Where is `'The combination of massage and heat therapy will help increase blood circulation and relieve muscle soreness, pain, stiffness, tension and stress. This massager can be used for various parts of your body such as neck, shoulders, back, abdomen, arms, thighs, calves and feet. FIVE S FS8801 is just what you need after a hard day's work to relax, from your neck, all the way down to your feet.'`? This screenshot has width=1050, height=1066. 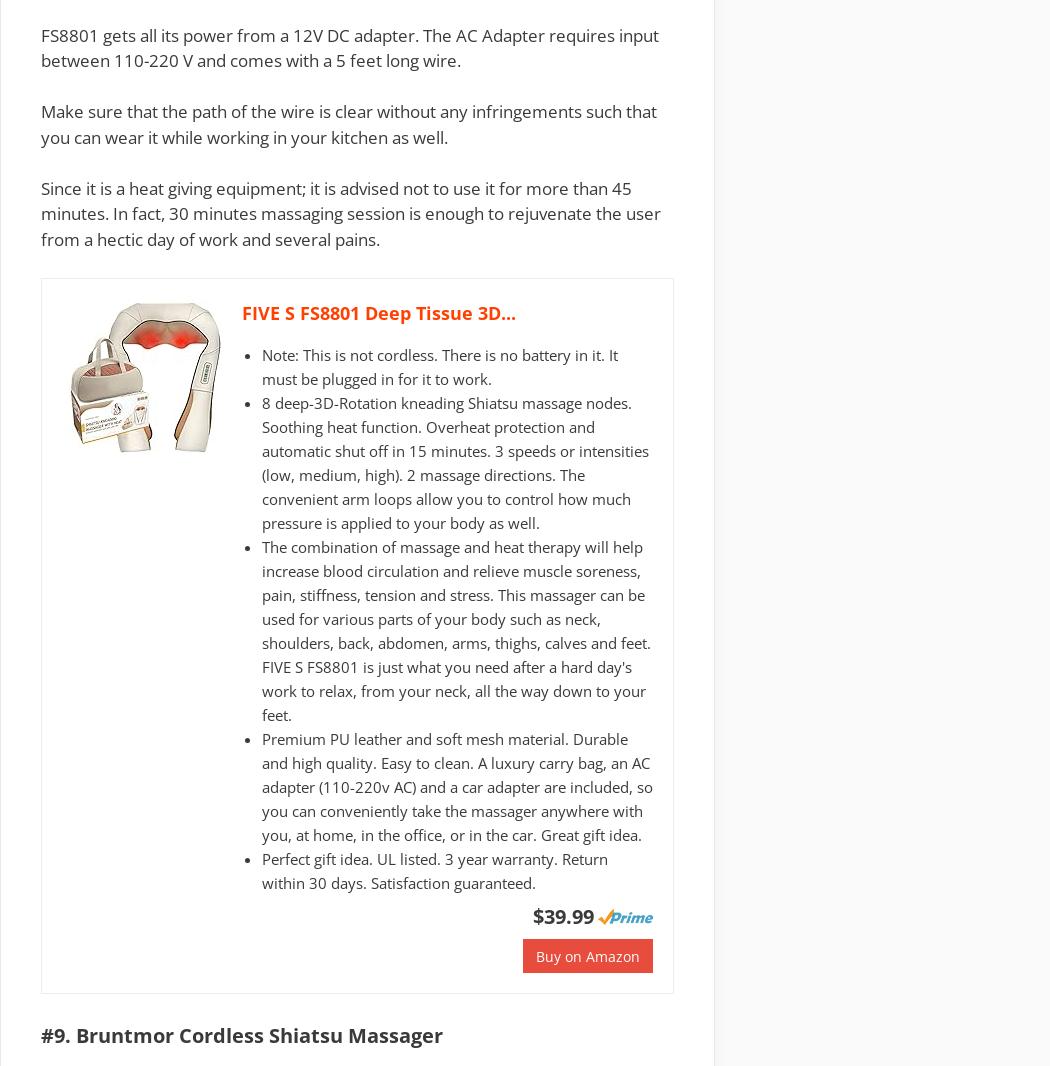
'The combination of massage and heat therapy will help increase blood circulation and relieve muscle soreness, pain, stiffness, tension and stress. This massager can be used for various parts of your body such as neck, shoulders, back, abdomen, arms, thighs, calves and feet. FIVE S FS8801 is just what you need after a hard day's work to relax, from your neck, all the way down to your feet.' is located at coordinates (456, 629).